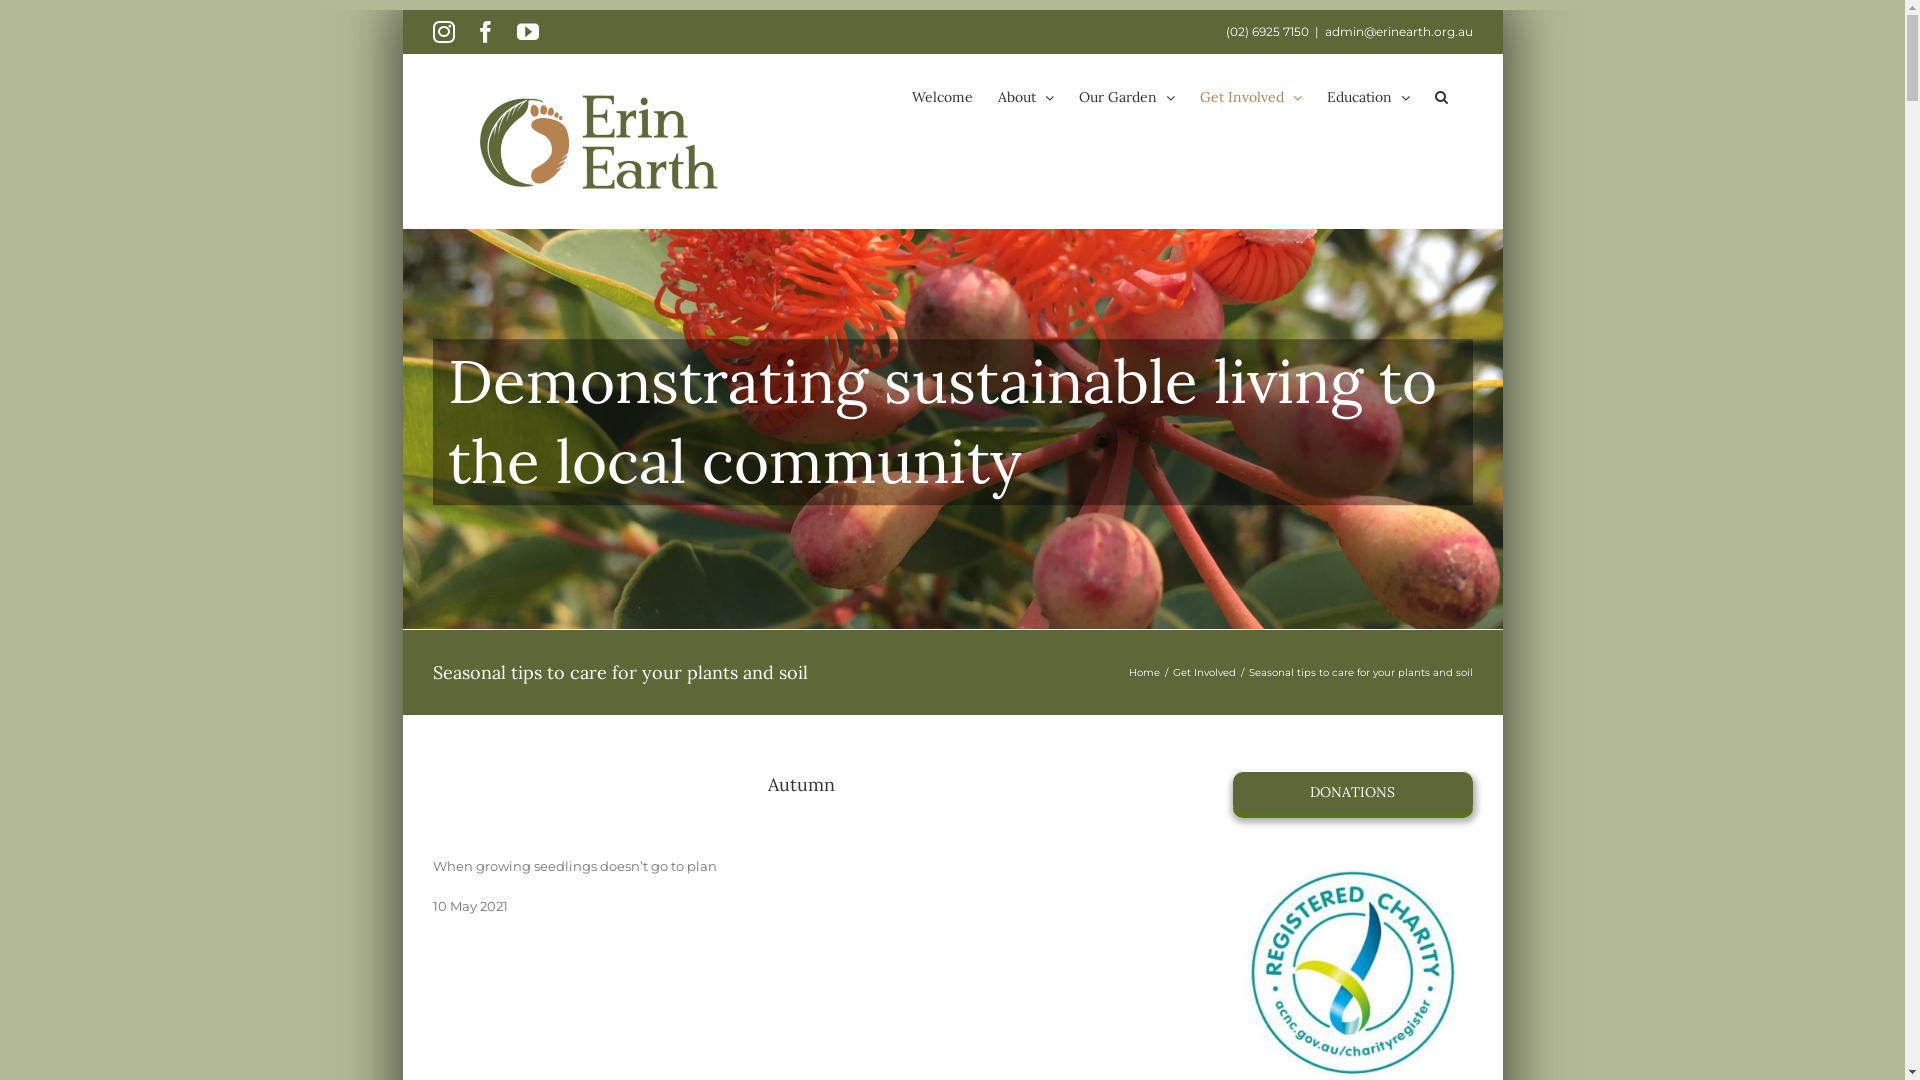  Describe the element at coordinates (1433, 96) in the screenshot. I see `'Search'` at that location.